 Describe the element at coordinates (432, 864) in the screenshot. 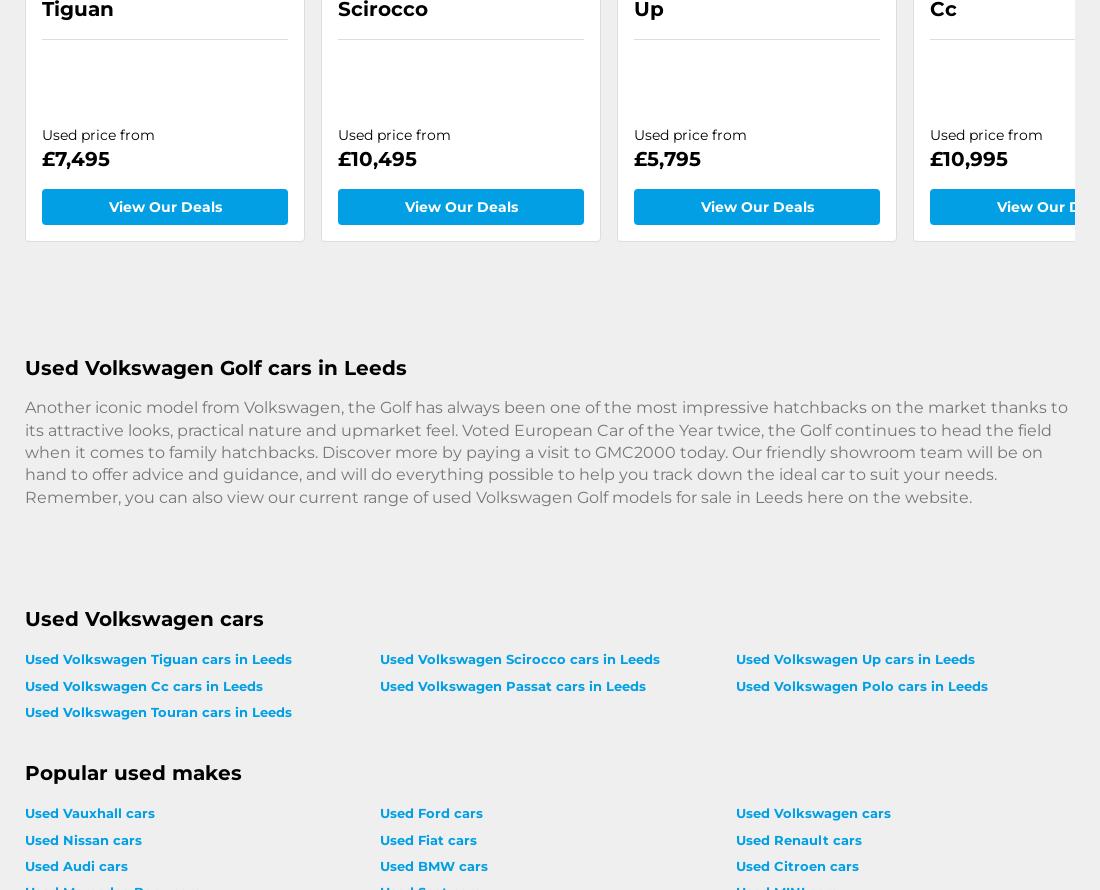

I see `'Used BMW cars'` at that location.